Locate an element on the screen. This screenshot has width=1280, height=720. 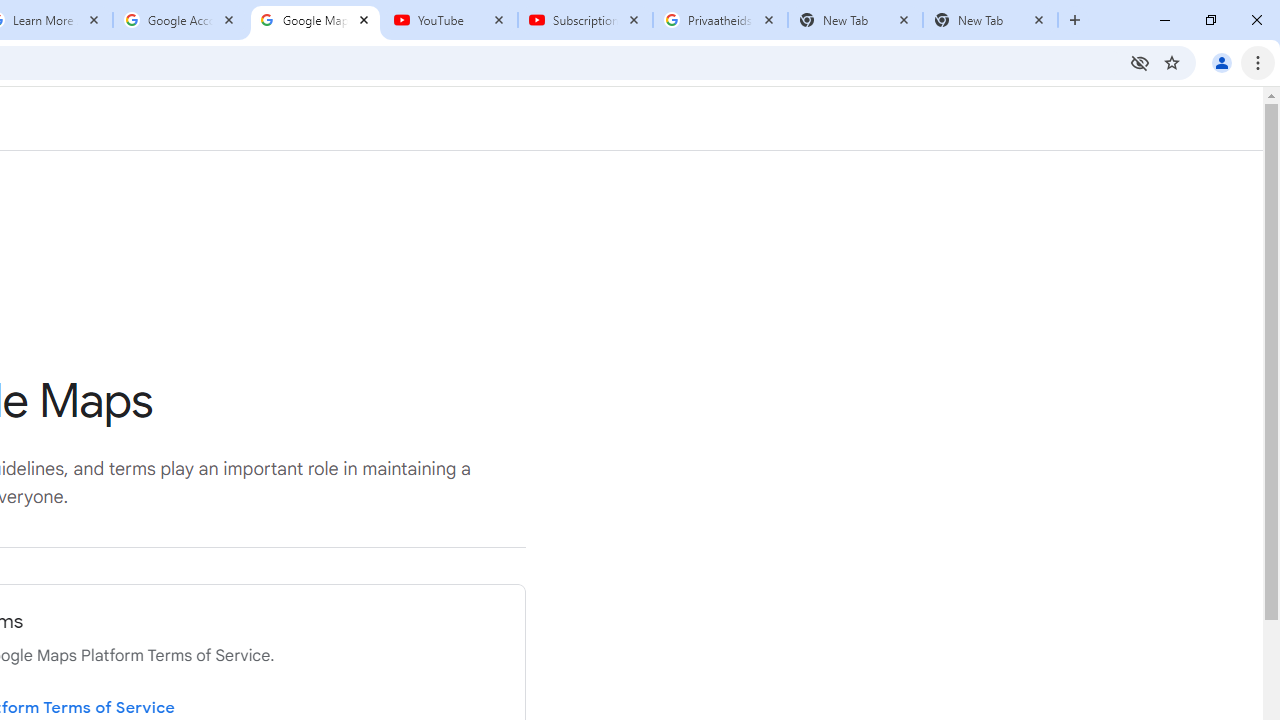
'New Tab' is located at coordinates (990, 20).